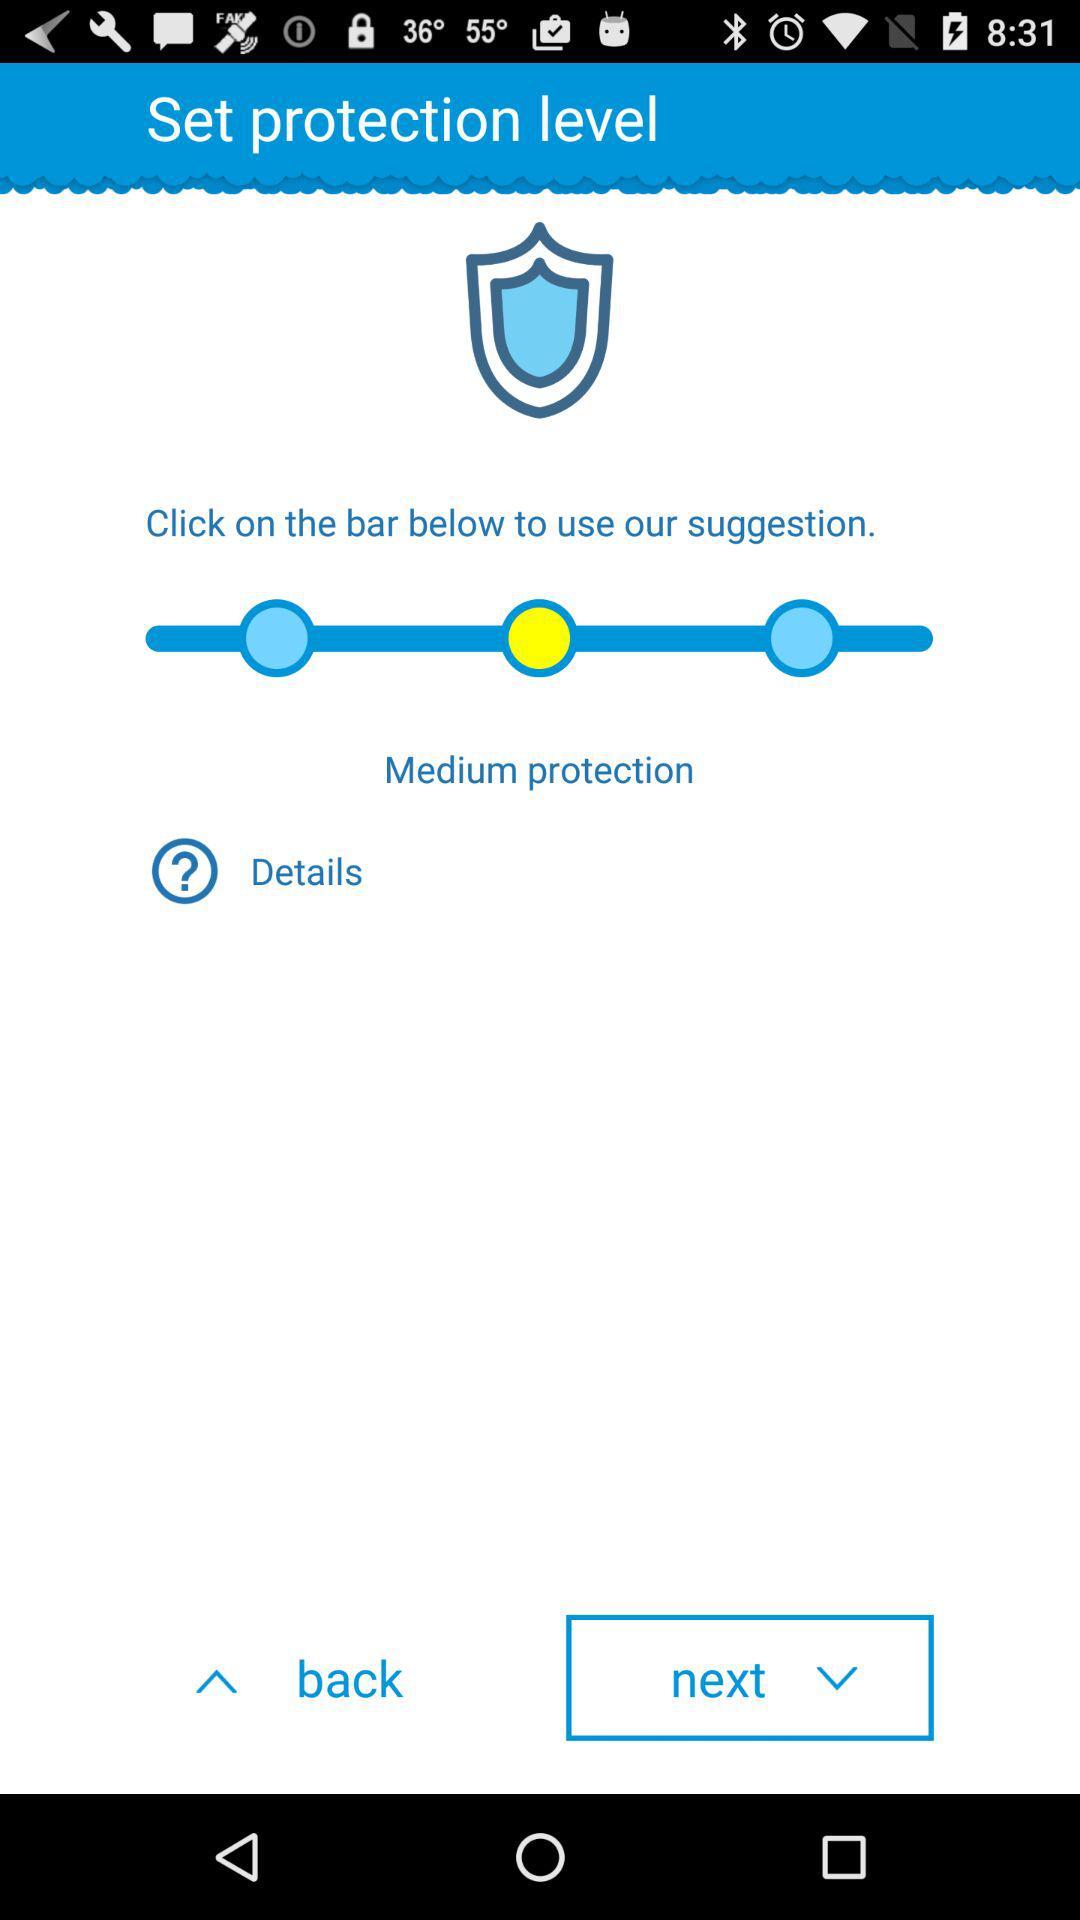 The height and width of the screenshot is (1920, 1080). I want to click on icon to the left of next icon, so click(329, 1677).